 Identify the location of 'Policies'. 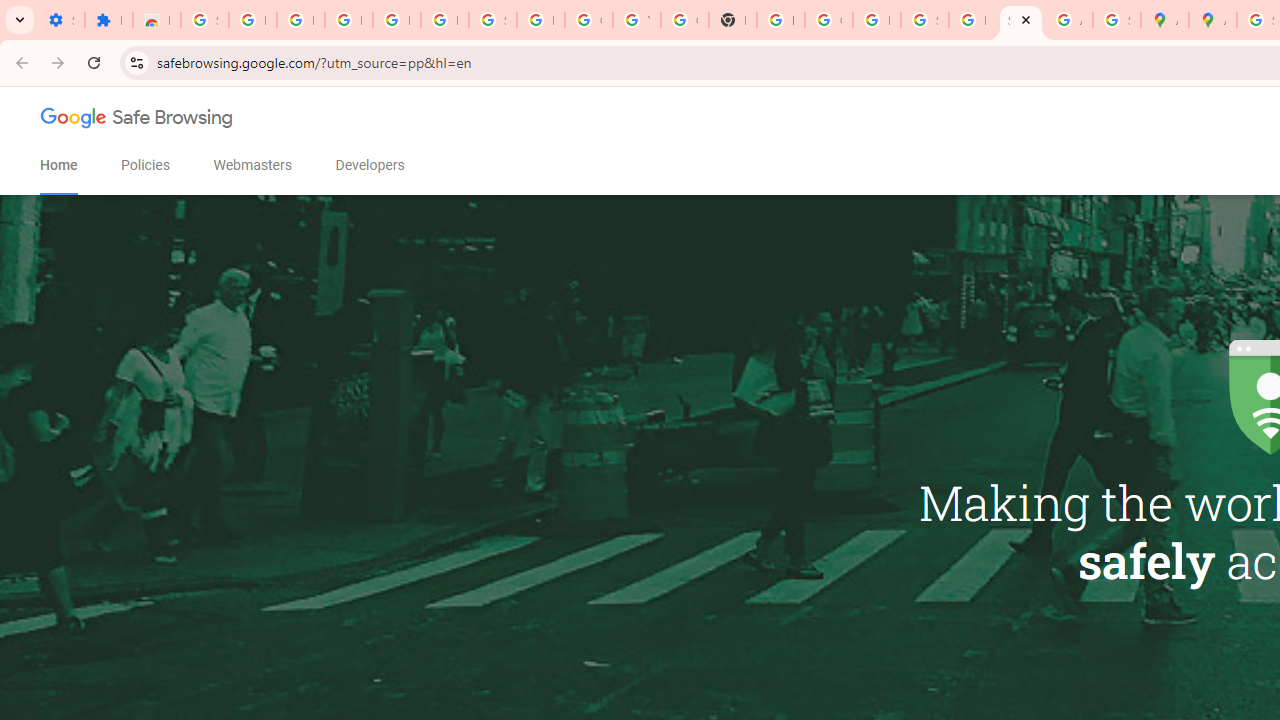
(144, 164).